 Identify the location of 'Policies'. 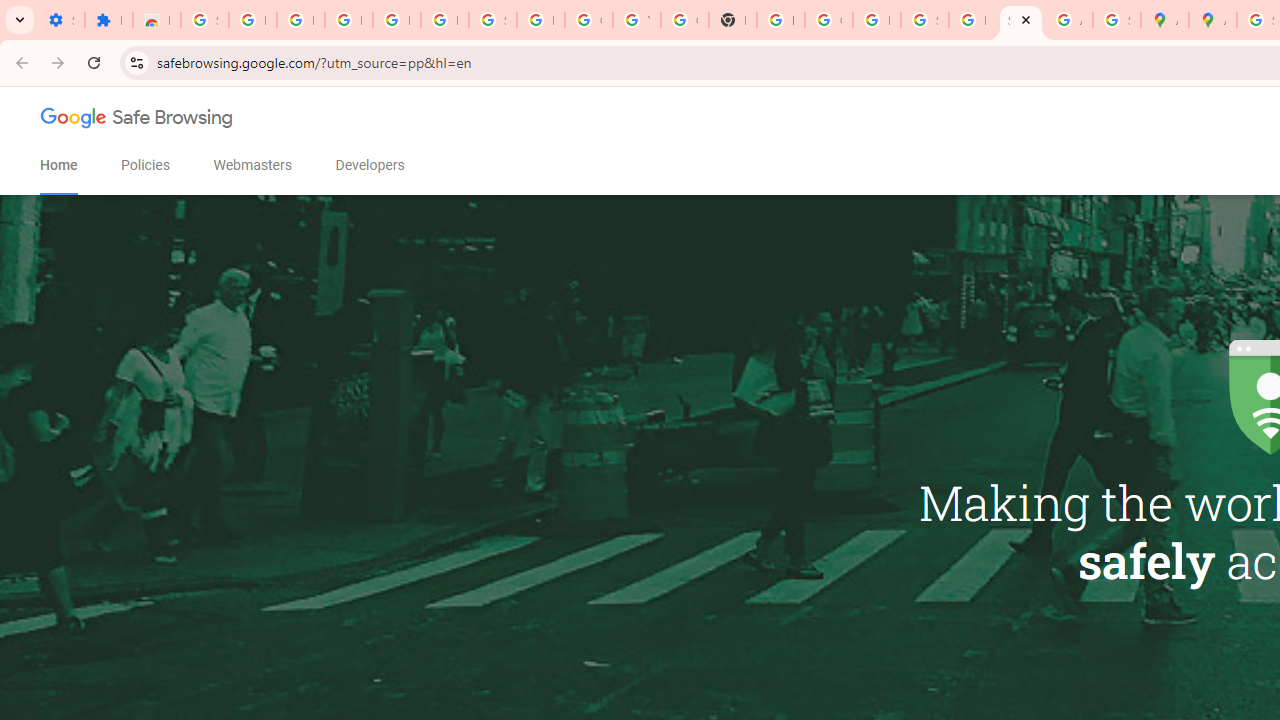
(144, 164).